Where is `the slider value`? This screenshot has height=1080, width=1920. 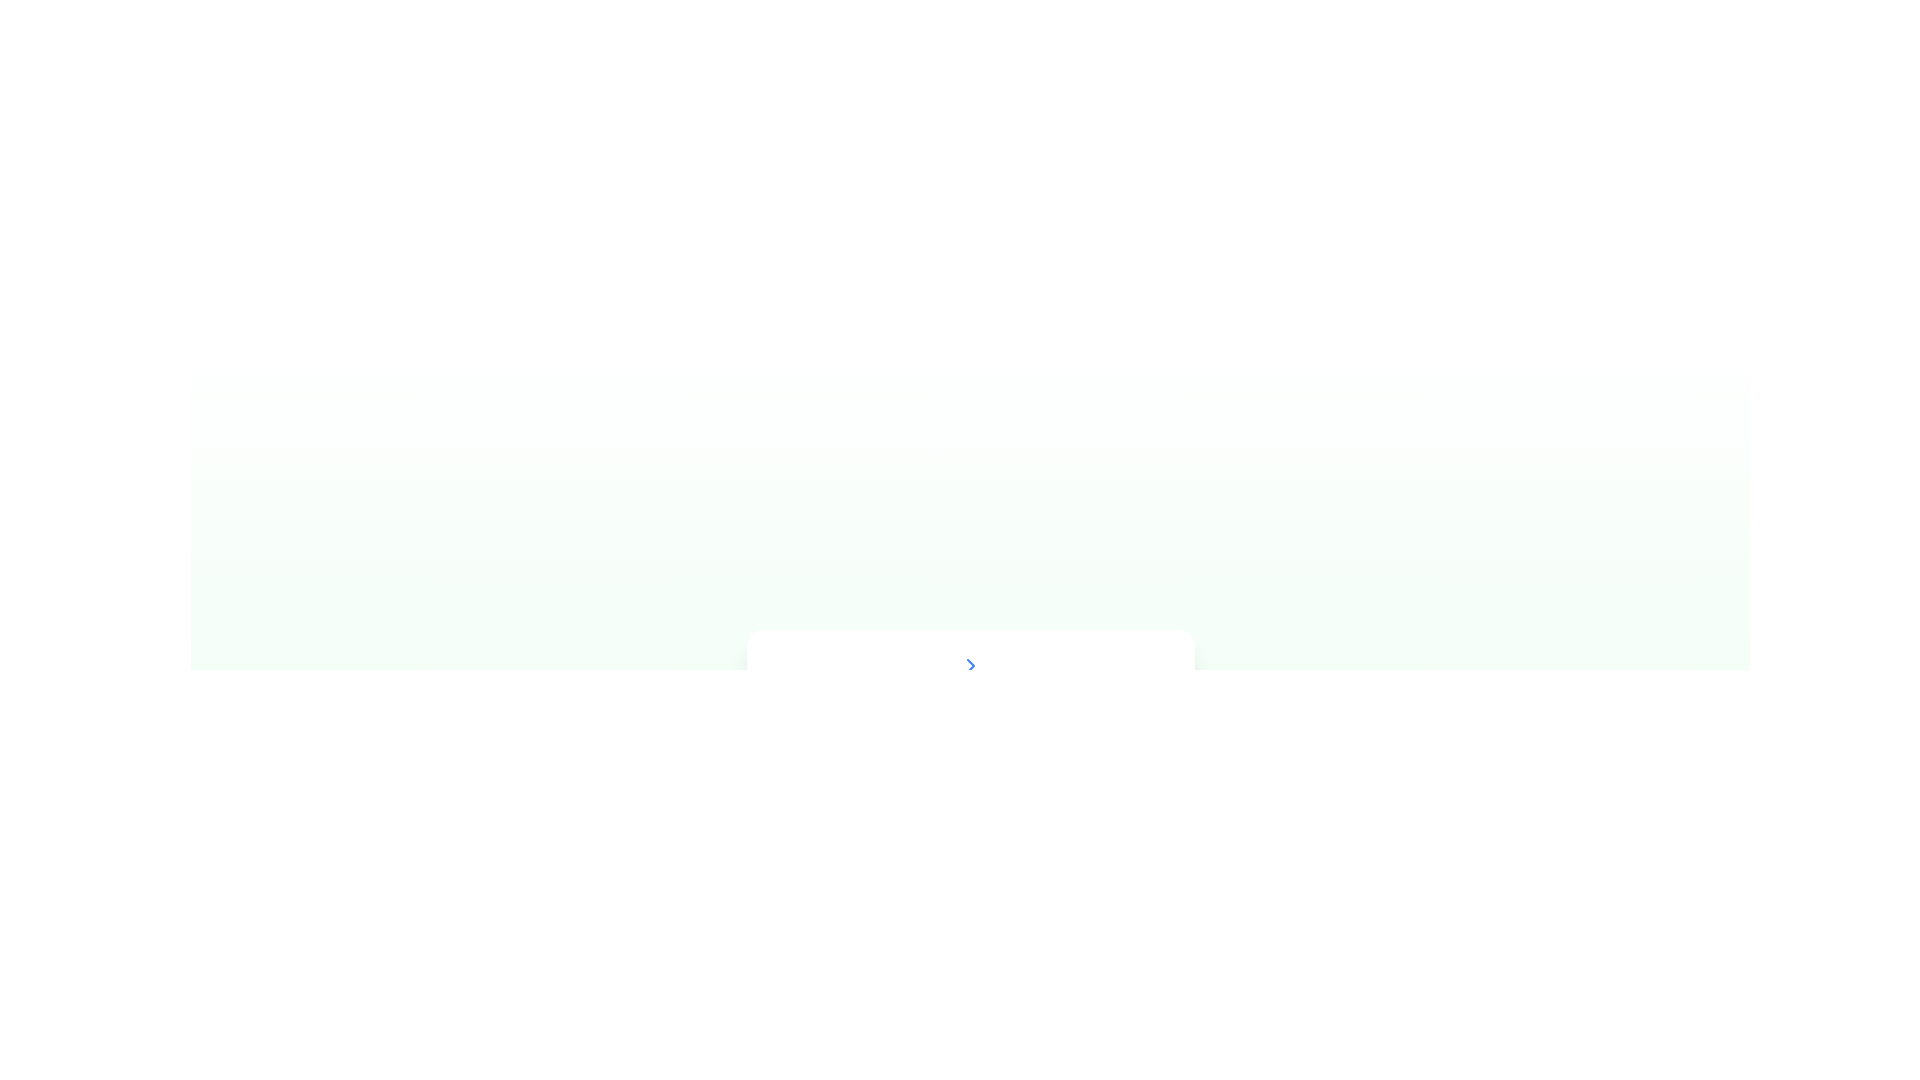
the slider value is located at coordinates (1054, 810).